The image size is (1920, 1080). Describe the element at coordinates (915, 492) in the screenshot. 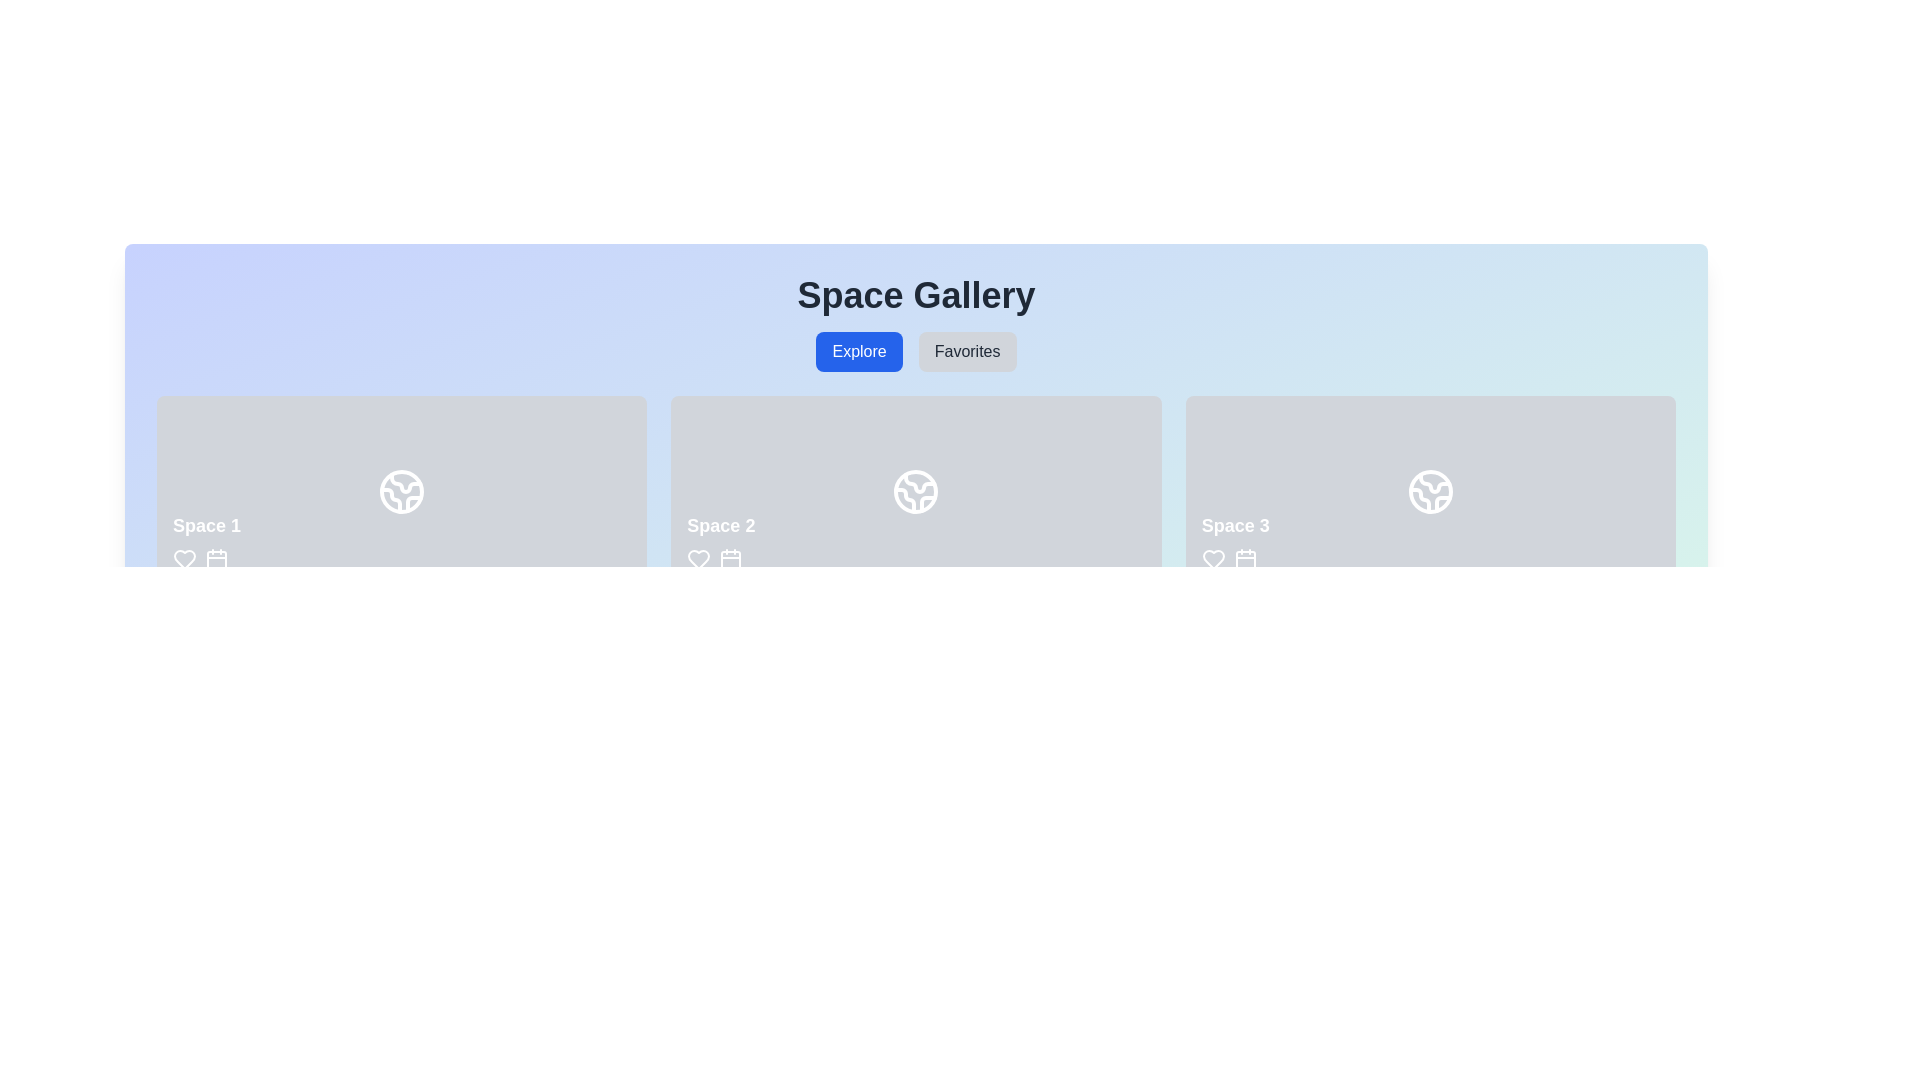

I see `the round globe icon with abstract shapes styled in white, located in the second section labeled 'Space 2' within the gallery layout` at that location.